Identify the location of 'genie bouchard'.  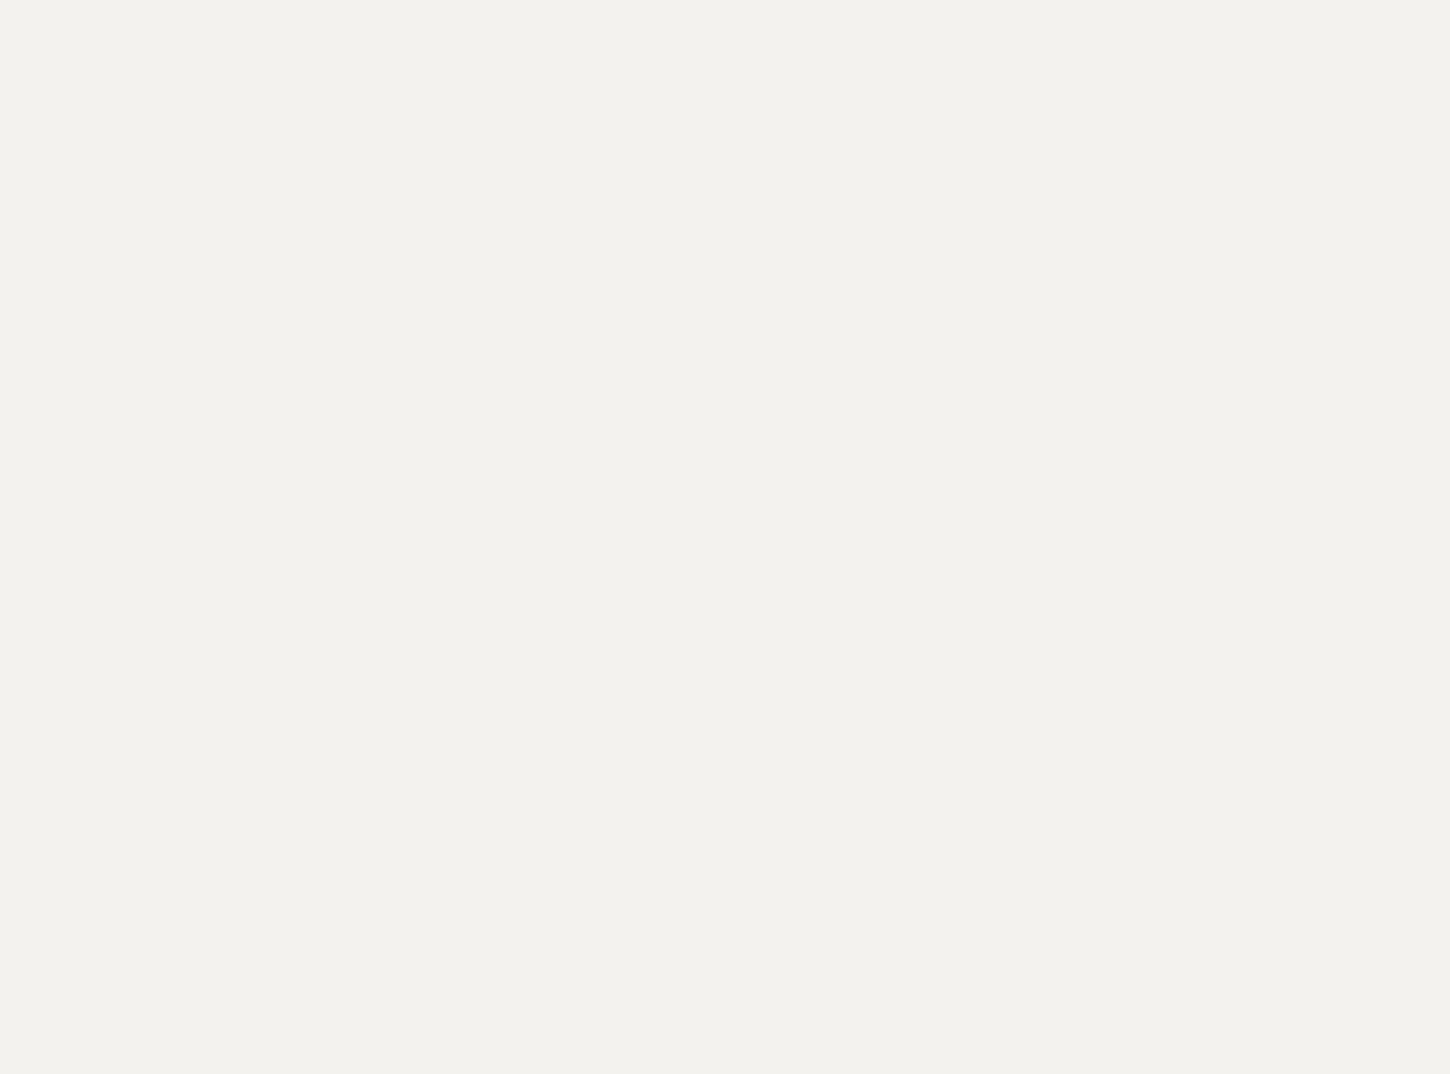
(397, 970).